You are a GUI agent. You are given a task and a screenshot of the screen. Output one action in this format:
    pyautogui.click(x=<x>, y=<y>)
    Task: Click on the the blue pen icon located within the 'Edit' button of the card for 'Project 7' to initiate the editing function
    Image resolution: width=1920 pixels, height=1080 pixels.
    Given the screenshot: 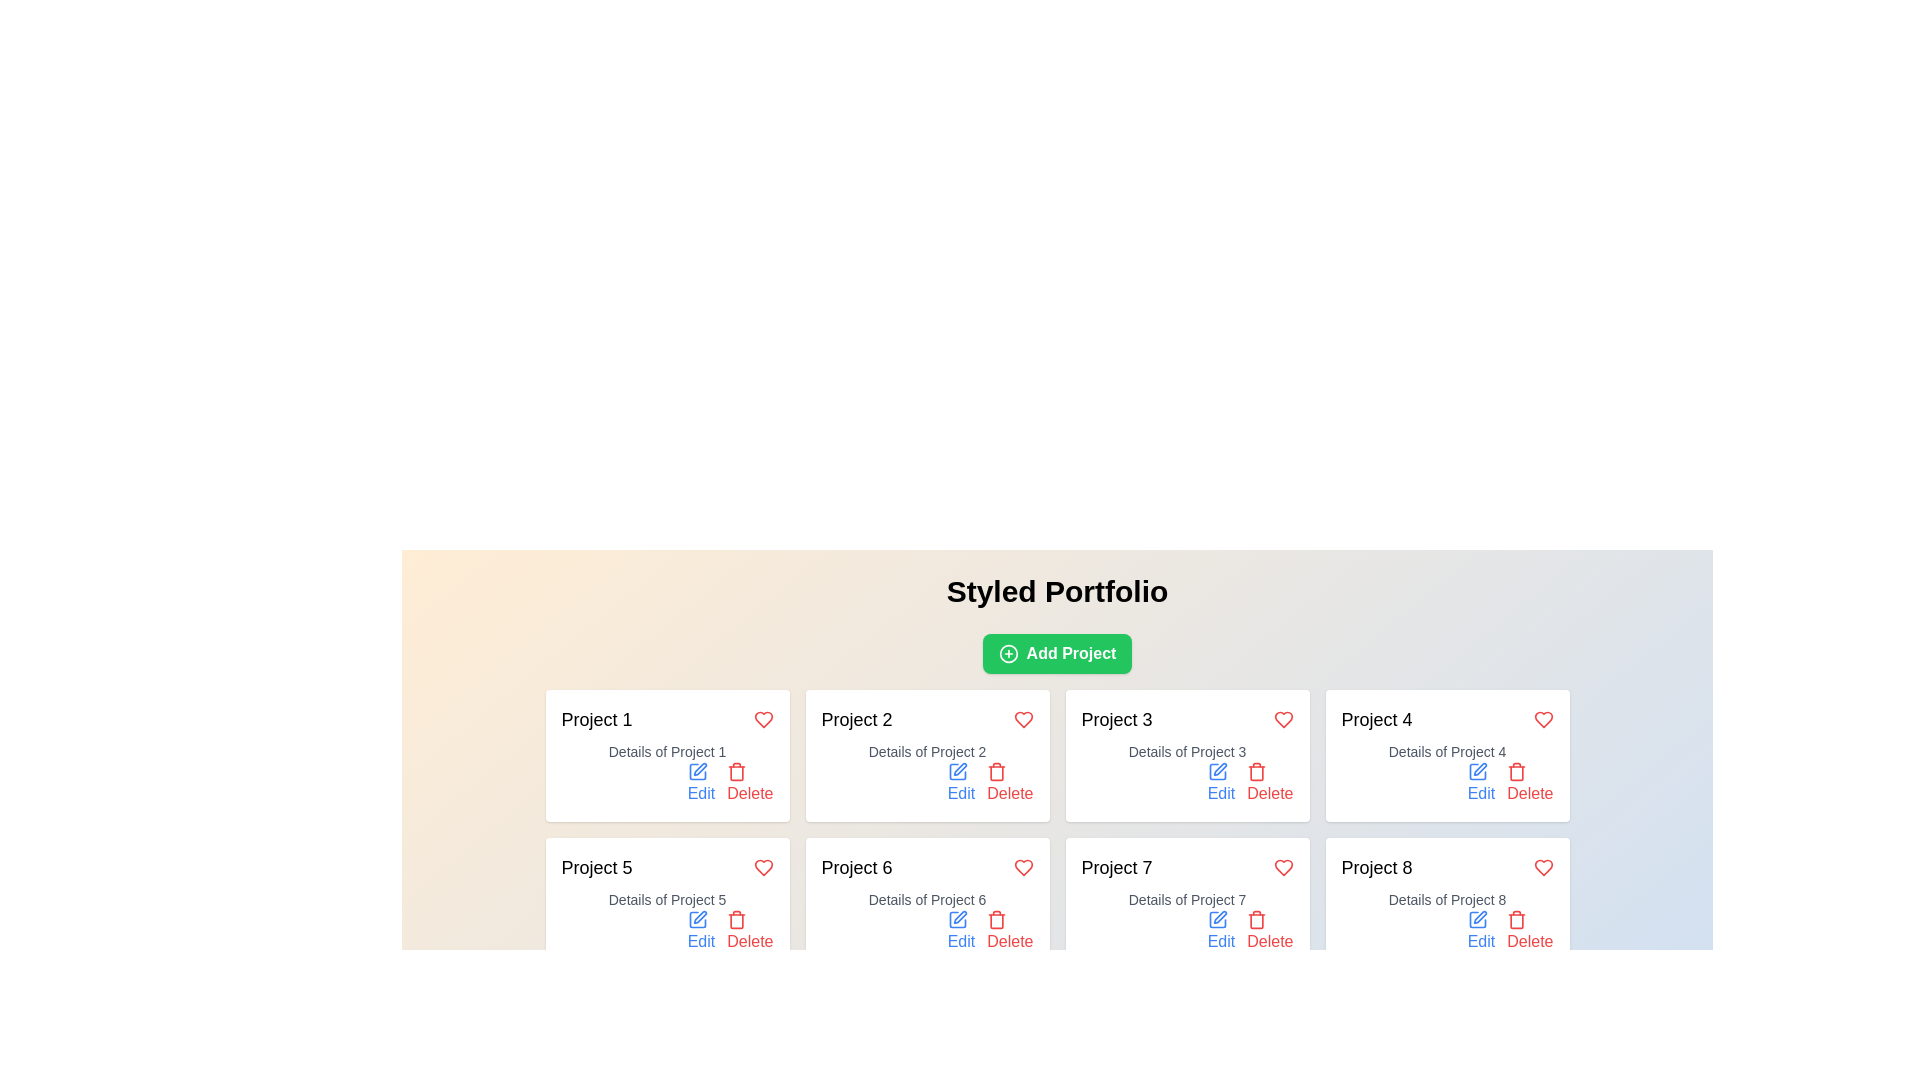 What is the action you would take?
    pyautogui.click(x=1216, y=920)
    